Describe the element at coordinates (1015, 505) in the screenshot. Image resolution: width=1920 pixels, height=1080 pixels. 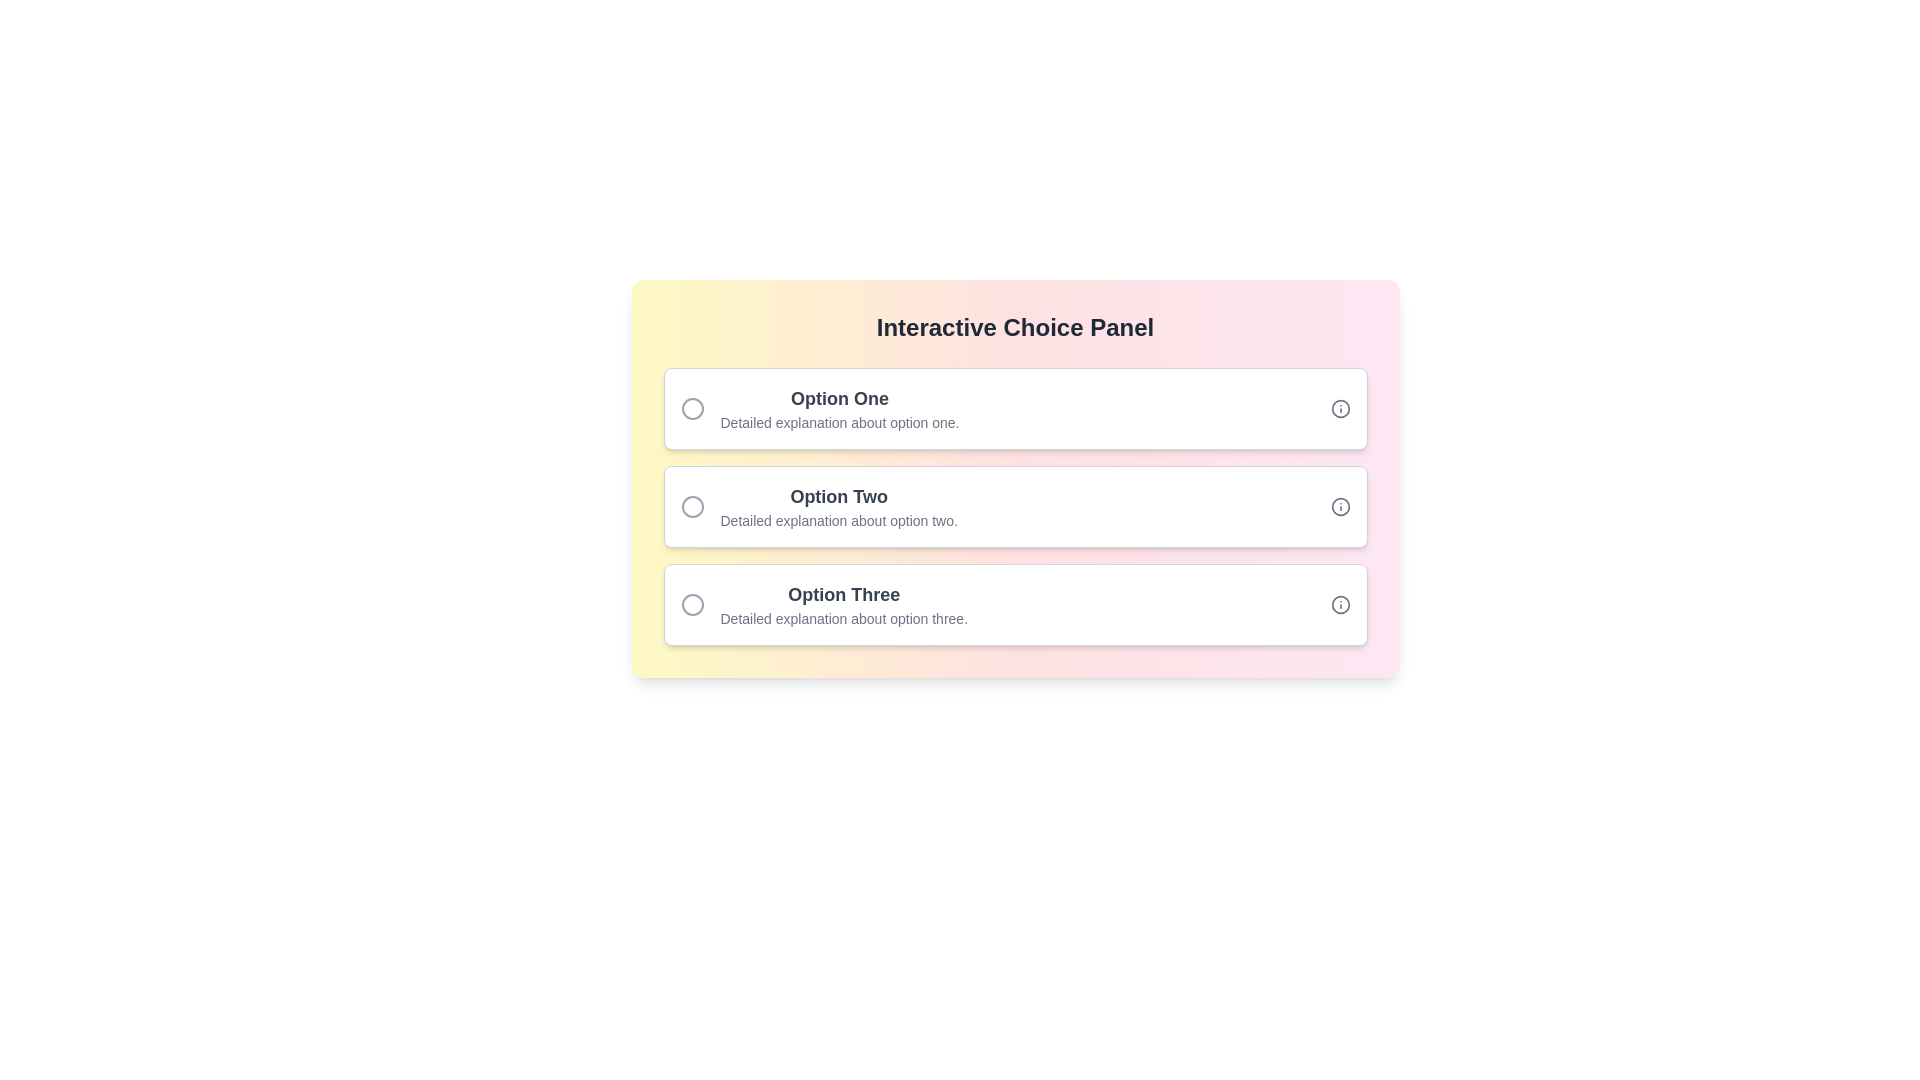
I see `the second option card in the 'Interactive Choice Panel' that allows users to select option two` at that location.